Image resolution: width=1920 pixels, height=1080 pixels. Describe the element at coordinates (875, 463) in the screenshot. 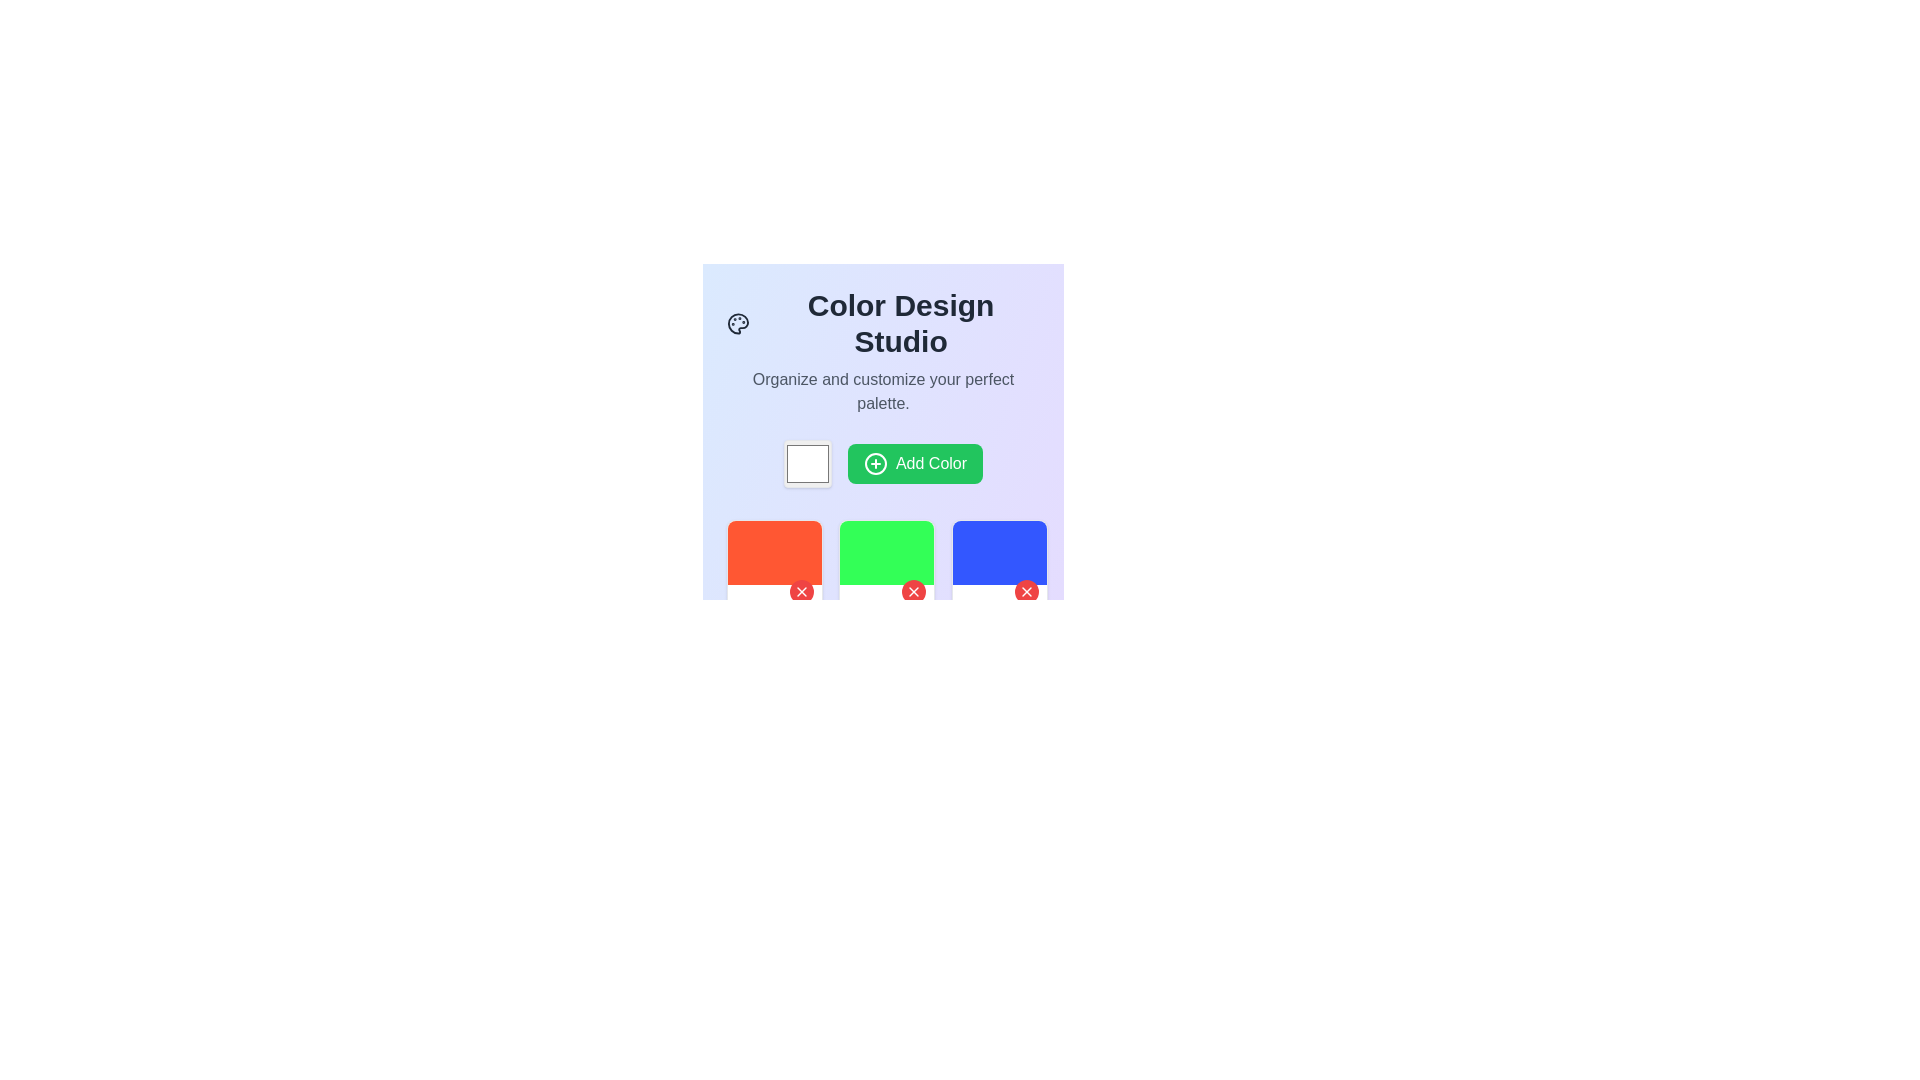

I see `the circular Icon component with a green border located at the center of the interface, positioned to the left of the 'Add Color' button` at that location.